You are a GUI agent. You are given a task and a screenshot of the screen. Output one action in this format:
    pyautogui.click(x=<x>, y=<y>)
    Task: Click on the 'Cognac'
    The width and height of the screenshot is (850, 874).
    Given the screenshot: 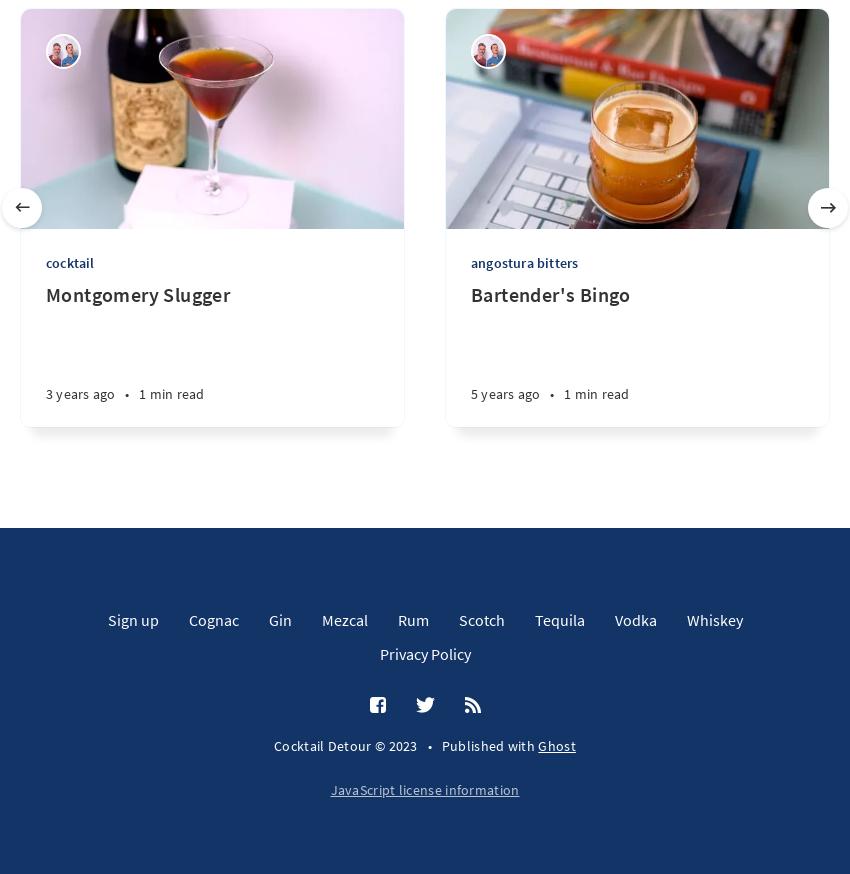 What is the action you would take?
    pyautogui.click(x=212, y=617)
    